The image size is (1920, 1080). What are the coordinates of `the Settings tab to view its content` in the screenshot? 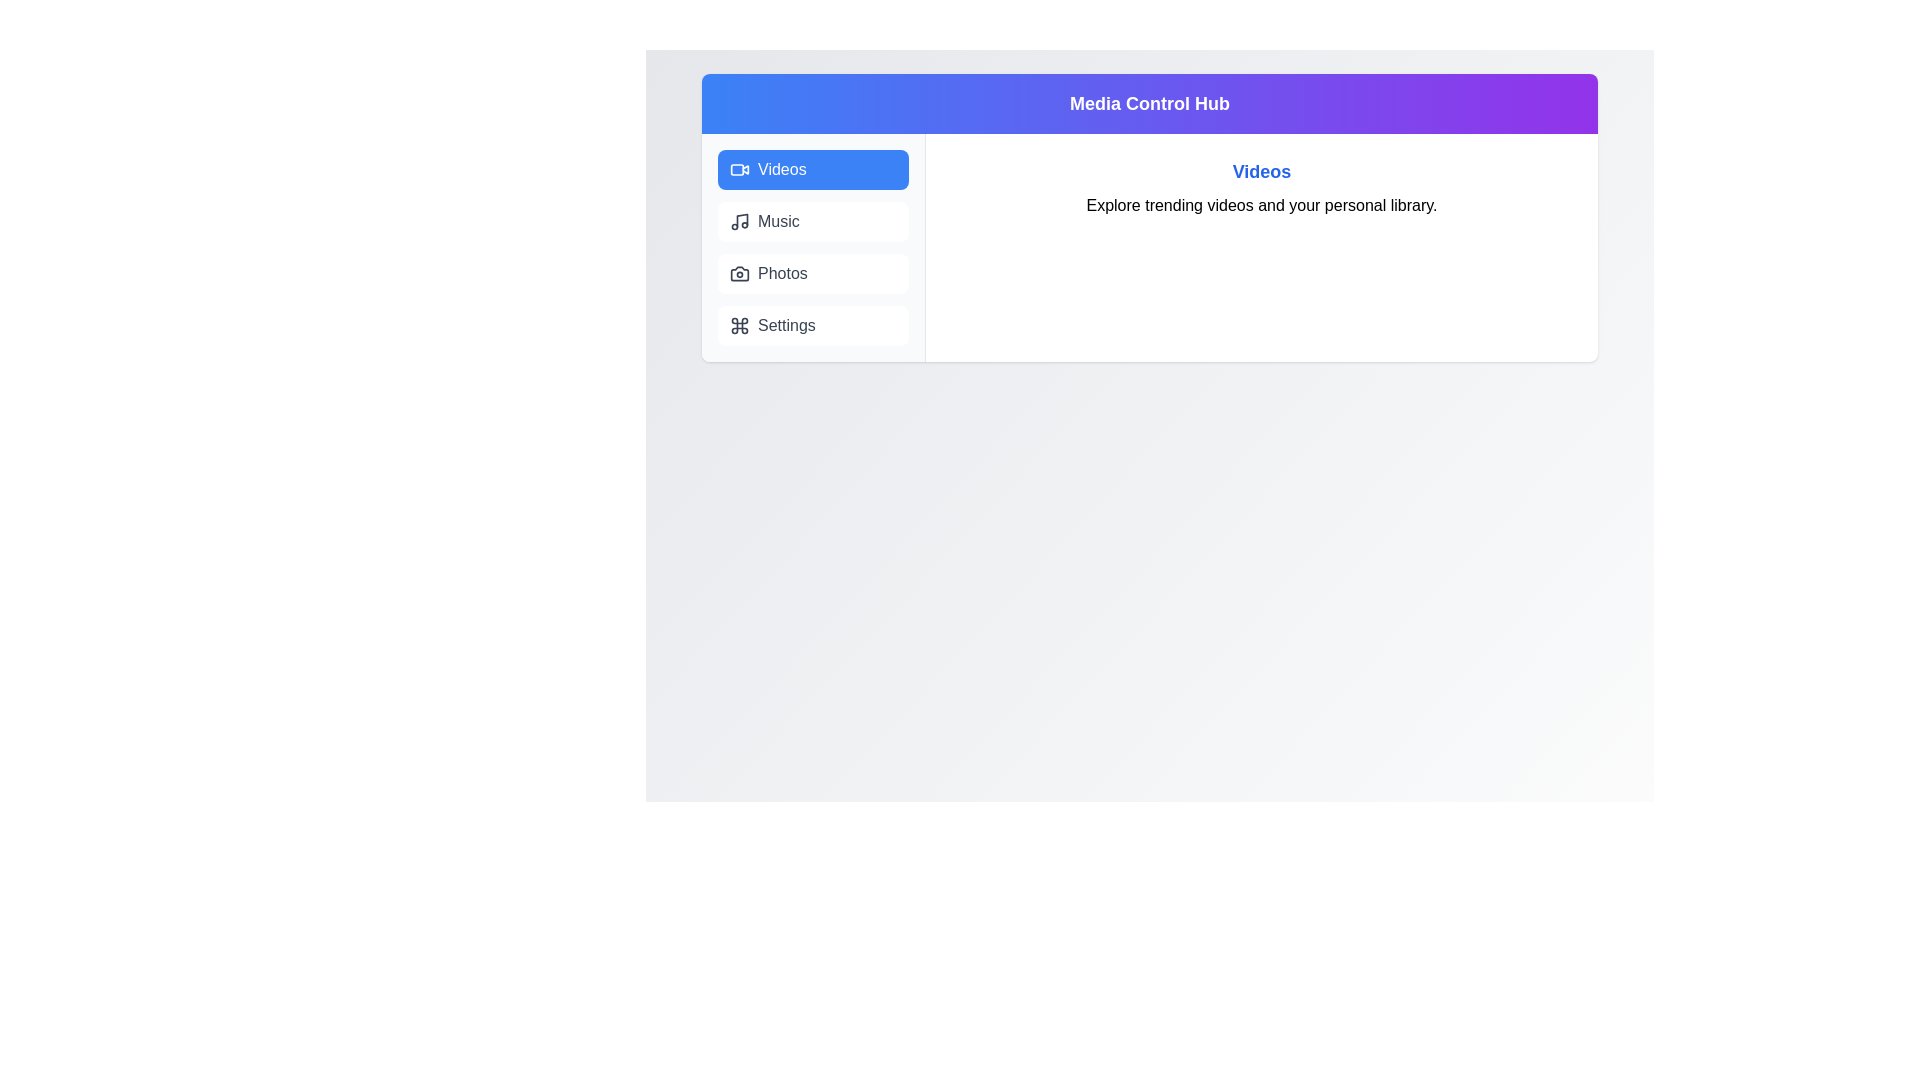 It's located at (813, 325).